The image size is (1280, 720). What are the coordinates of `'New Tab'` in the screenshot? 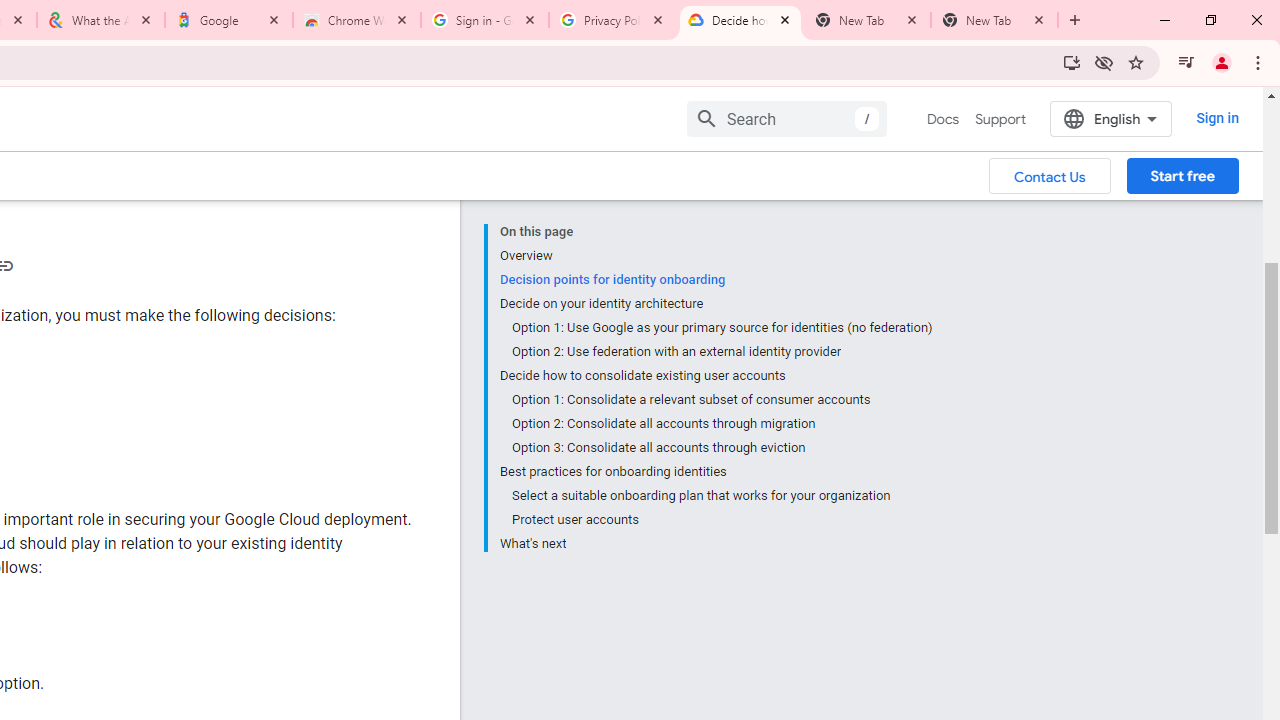 It's located at (994, 20).